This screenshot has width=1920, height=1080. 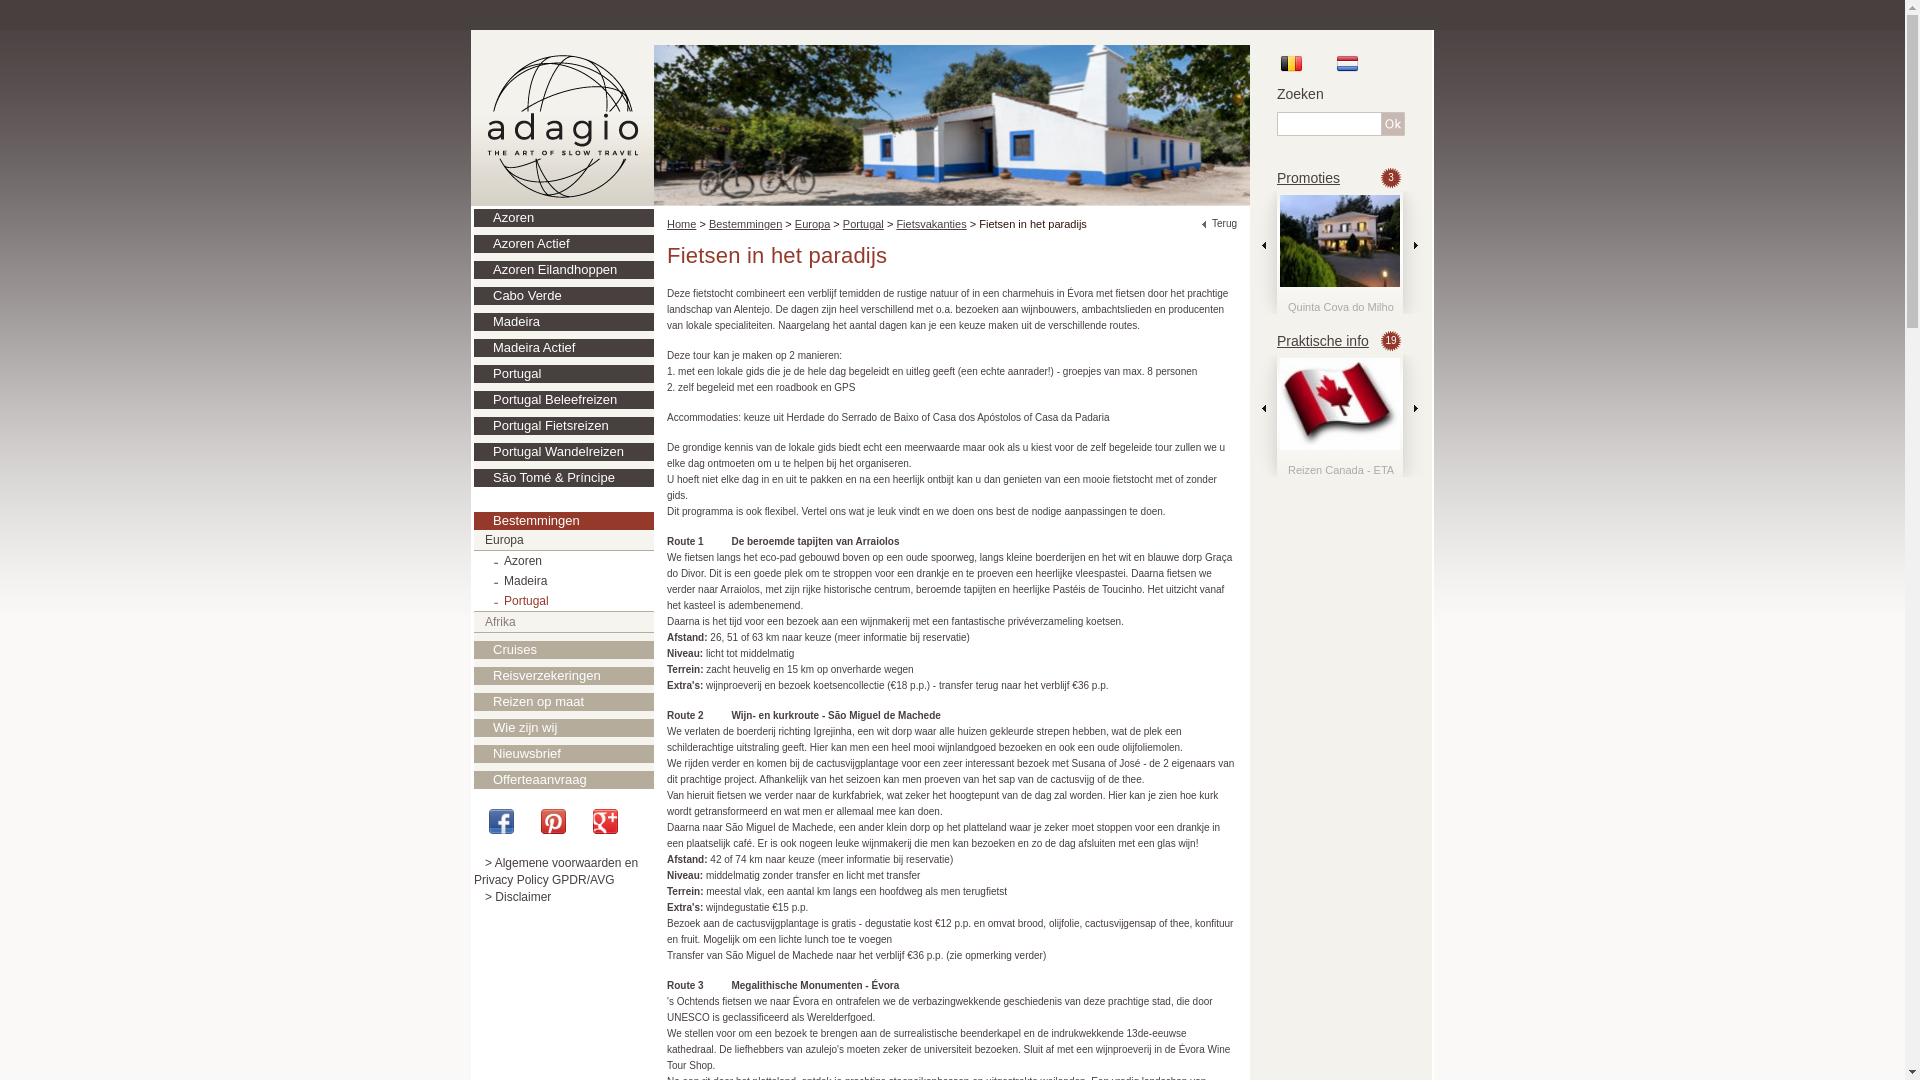 What do you see at coordinates (563, 320) in the screenshot?
I see `'Madeira'` at bounding box center [563, 320].